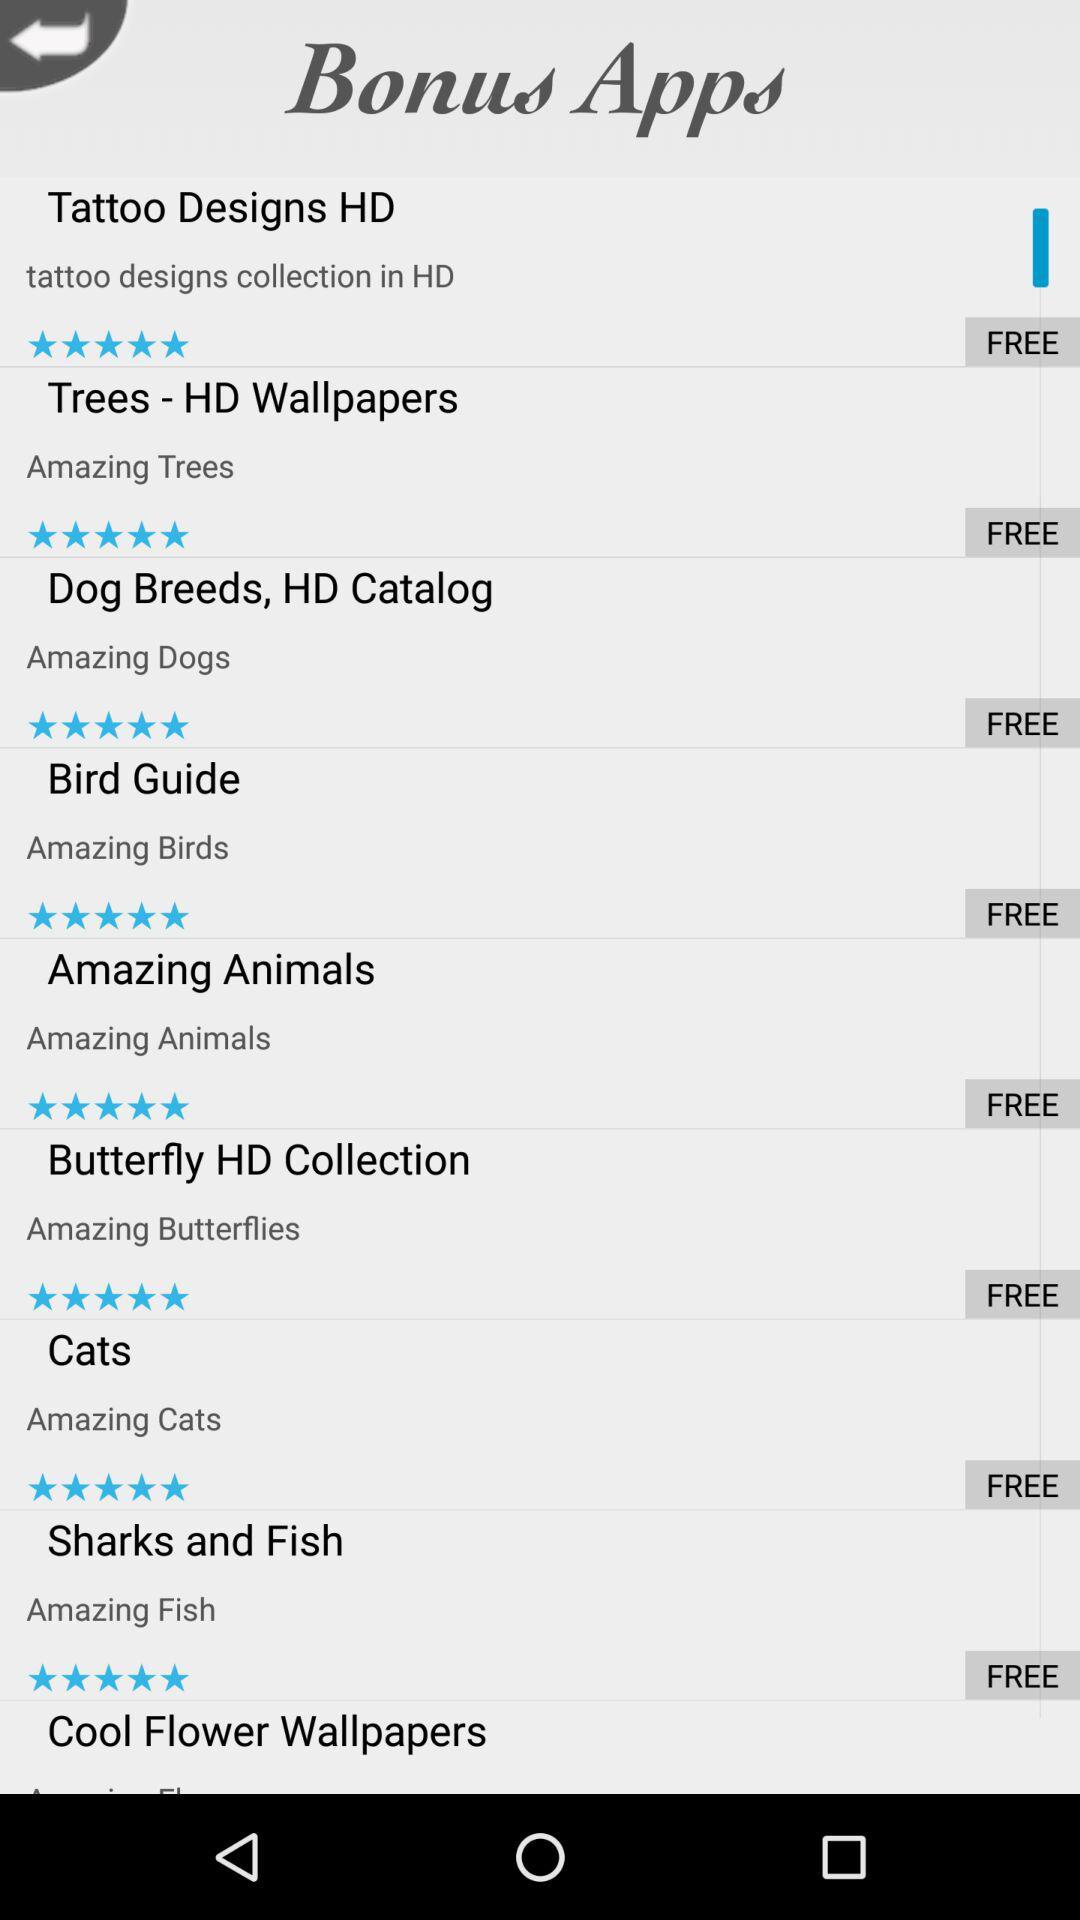  What do you see at coordinates (553, 1226) in the screenshot?
I see `icon below the   butterfly hd collection  item` at bounding box center [553, 1226].